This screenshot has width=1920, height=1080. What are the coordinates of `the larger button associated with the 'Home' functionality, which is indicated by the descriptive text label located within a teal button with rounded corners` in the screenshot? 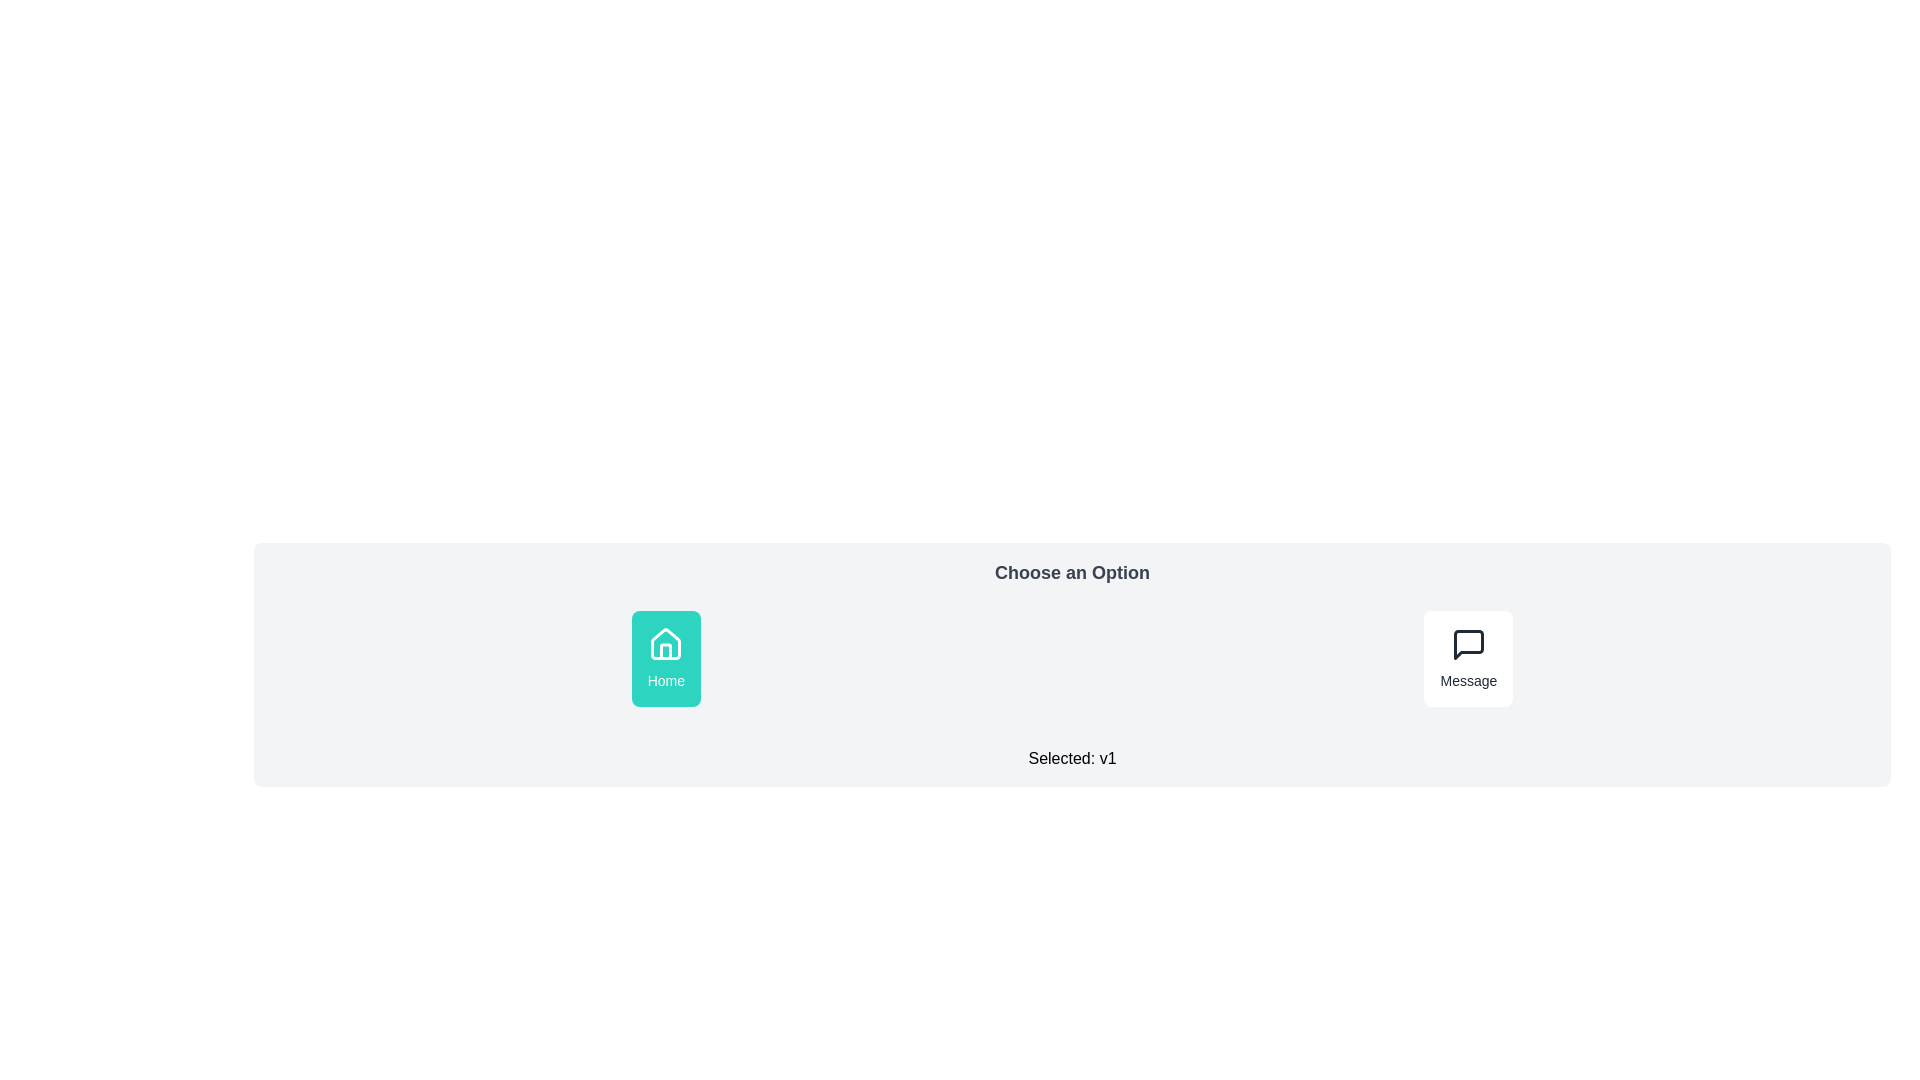 It's located at (666, 680).